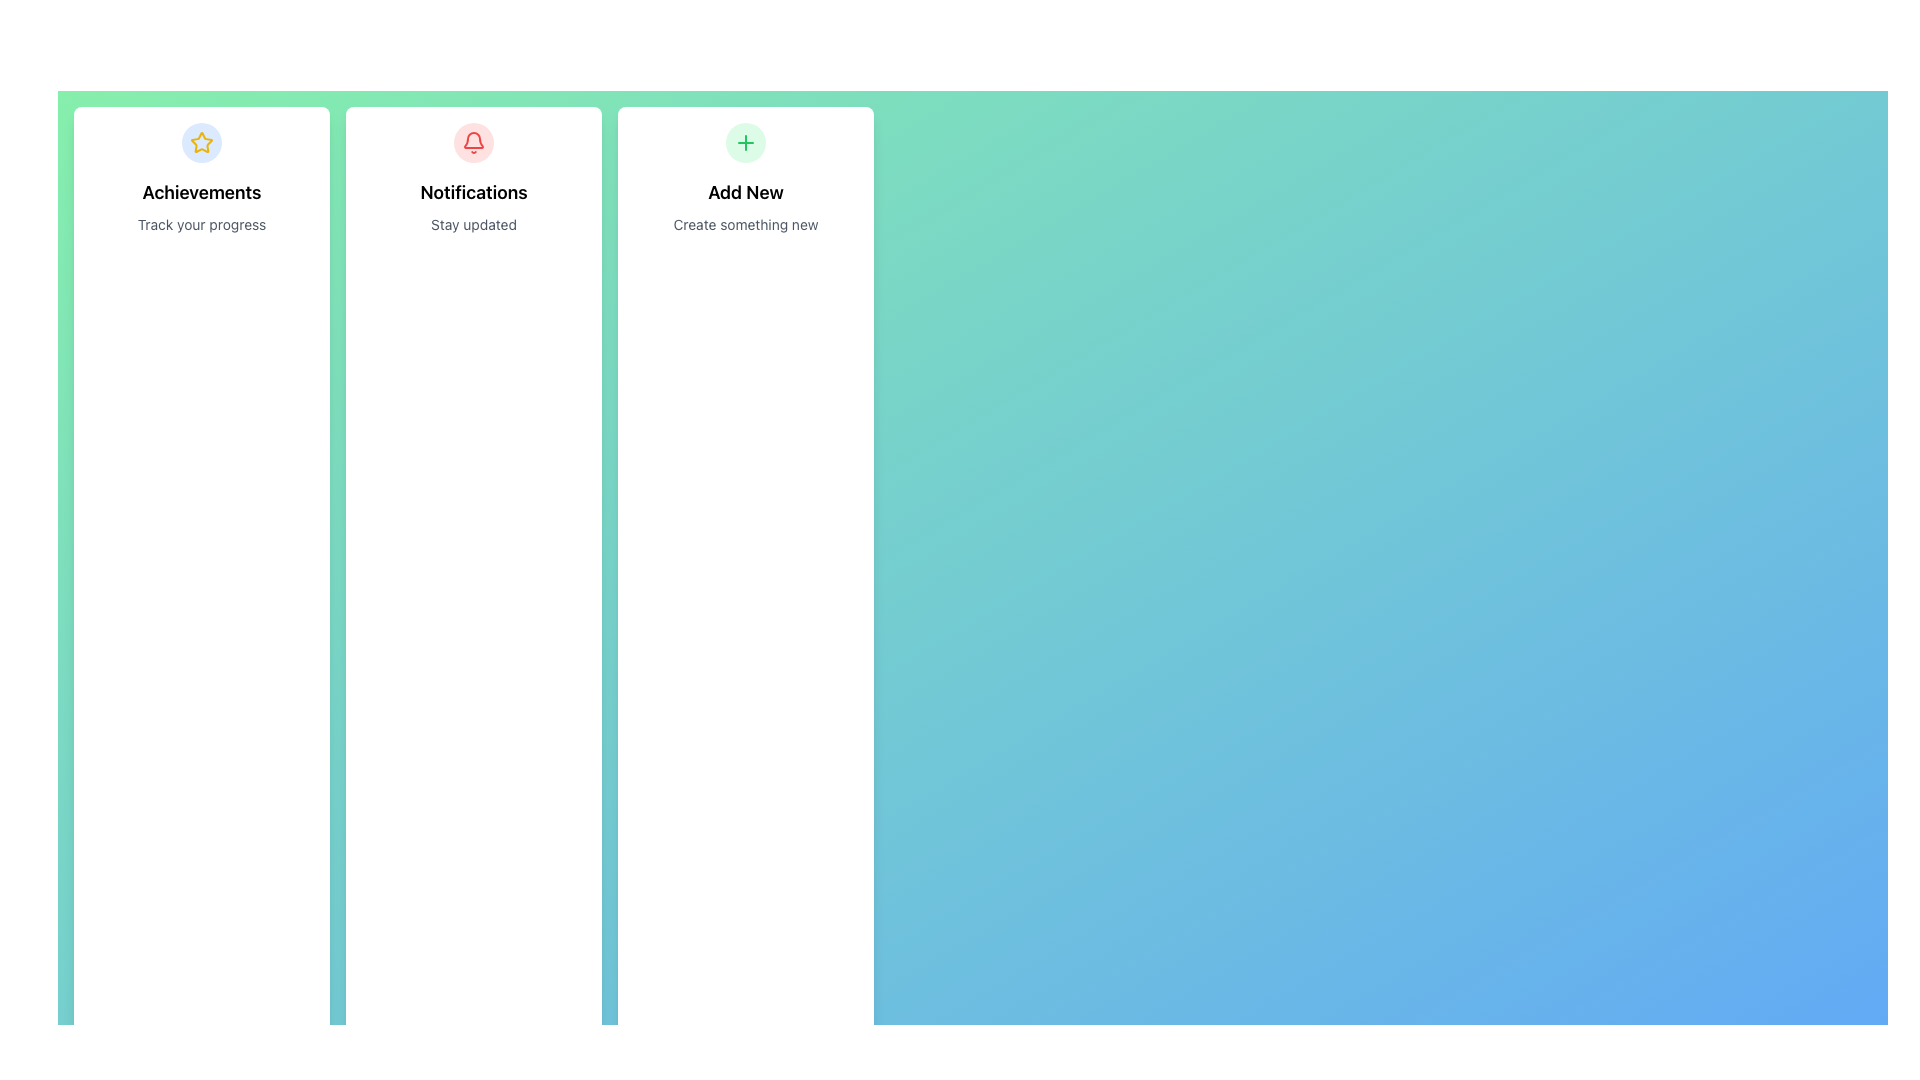 Image resolution: width=1920 pixels, height=1080 pixels. I want to click on the SVG star icon representing achievements, located in the Achievements section at the specified coordinates, so click(201, 141).